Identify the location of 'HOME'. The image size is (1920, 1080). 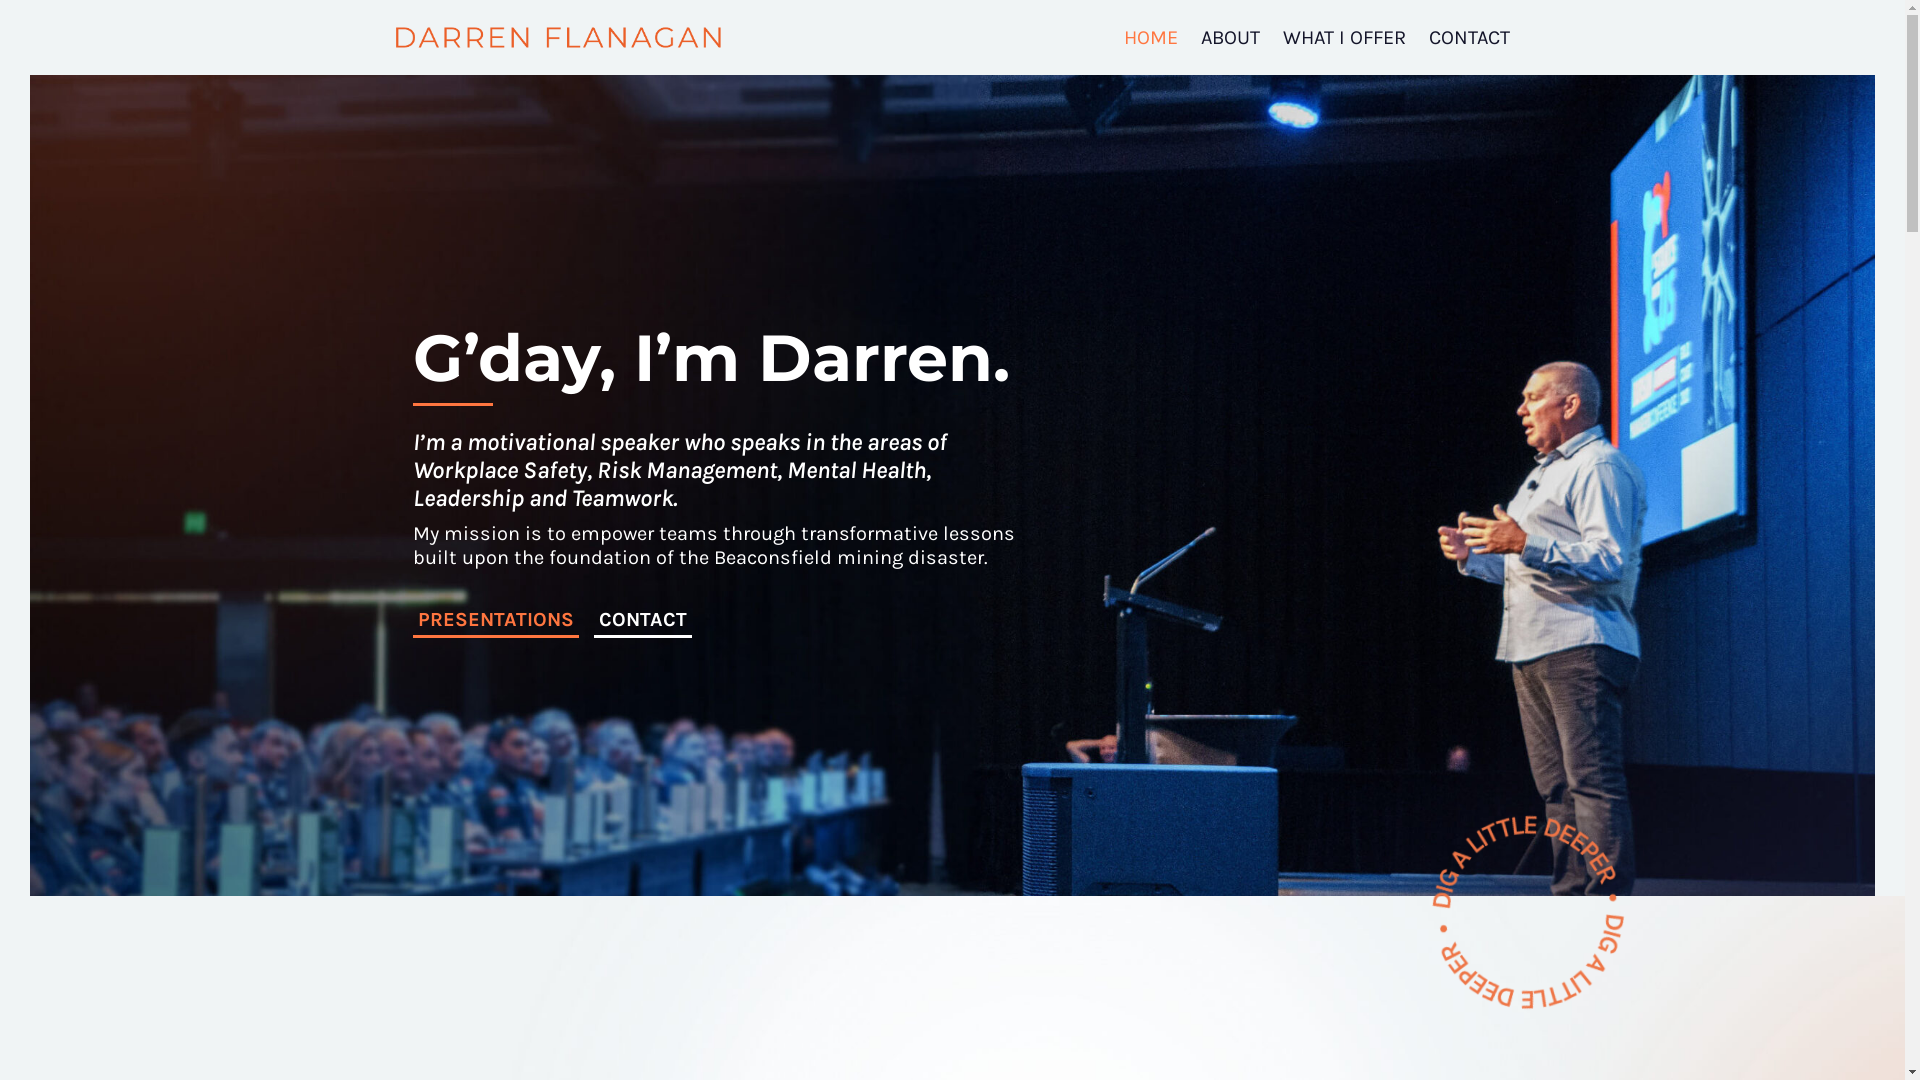
(1151, 38).